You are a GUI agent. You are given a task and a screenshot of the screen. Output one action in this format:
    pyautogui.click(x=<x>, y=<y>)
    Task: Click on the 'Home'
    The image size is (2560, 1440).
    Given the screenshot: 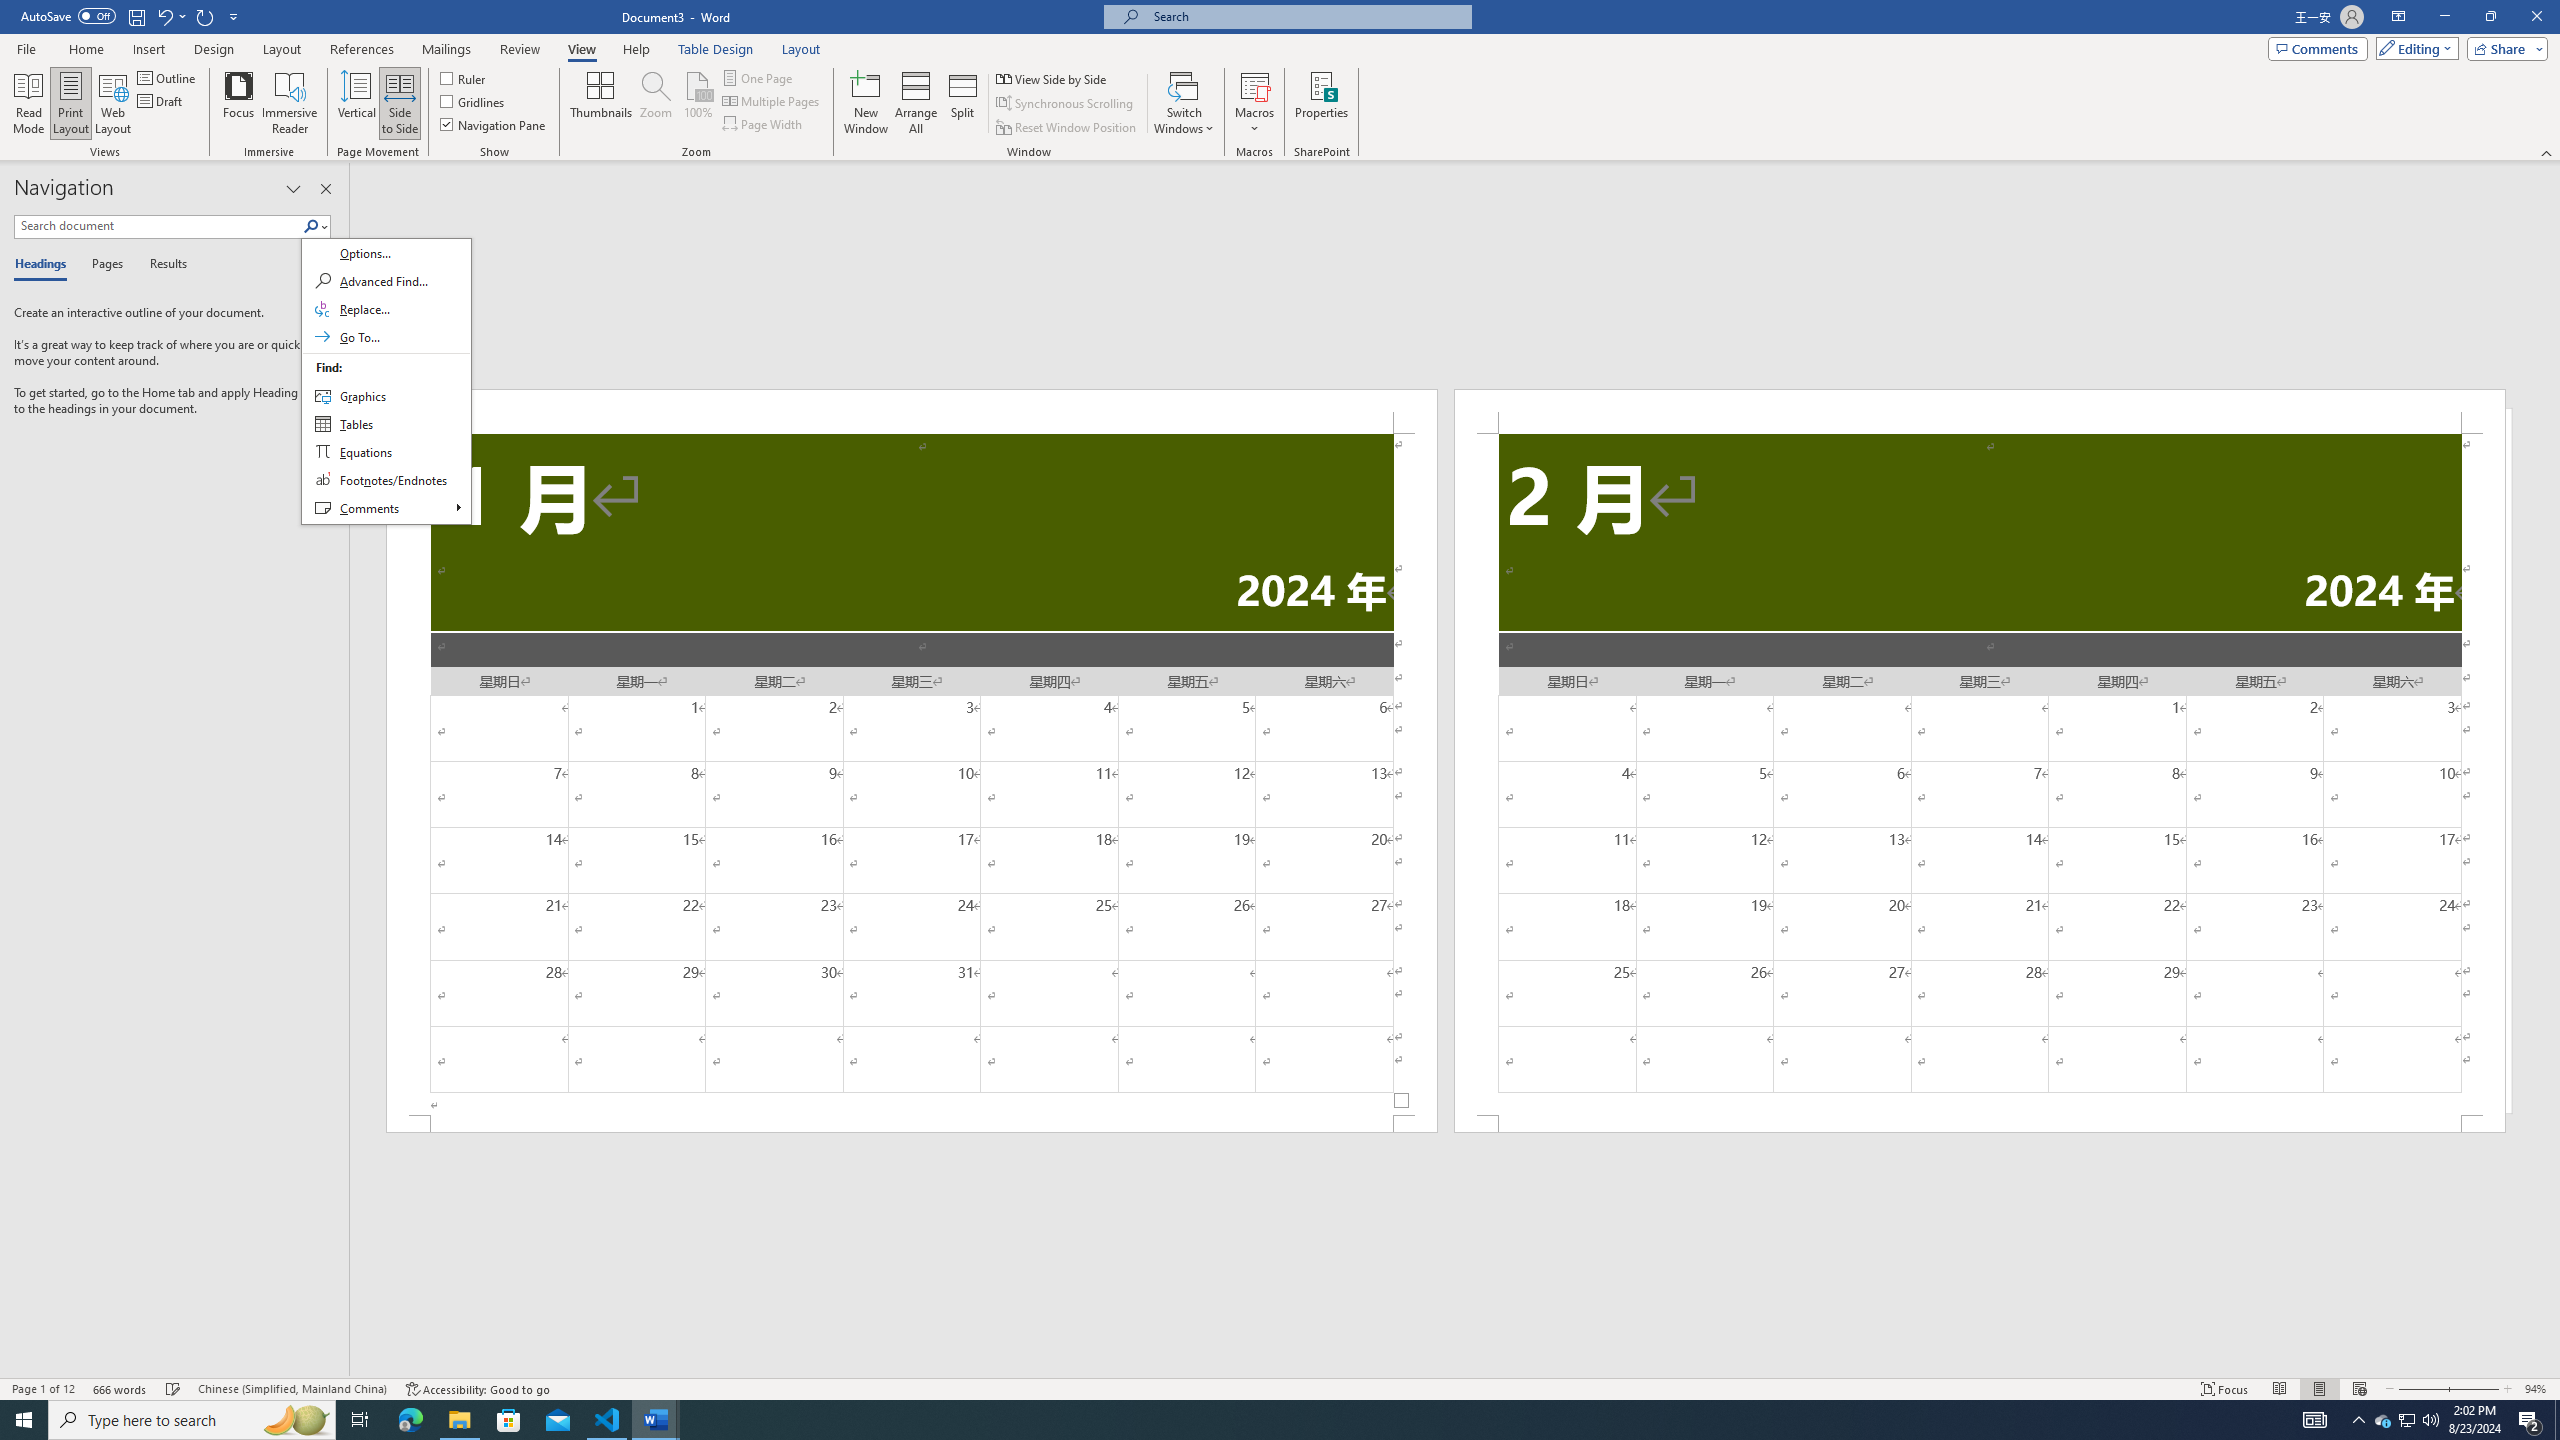 What is the action you would take?
    pyautogui.click(x=85, y=49)
    